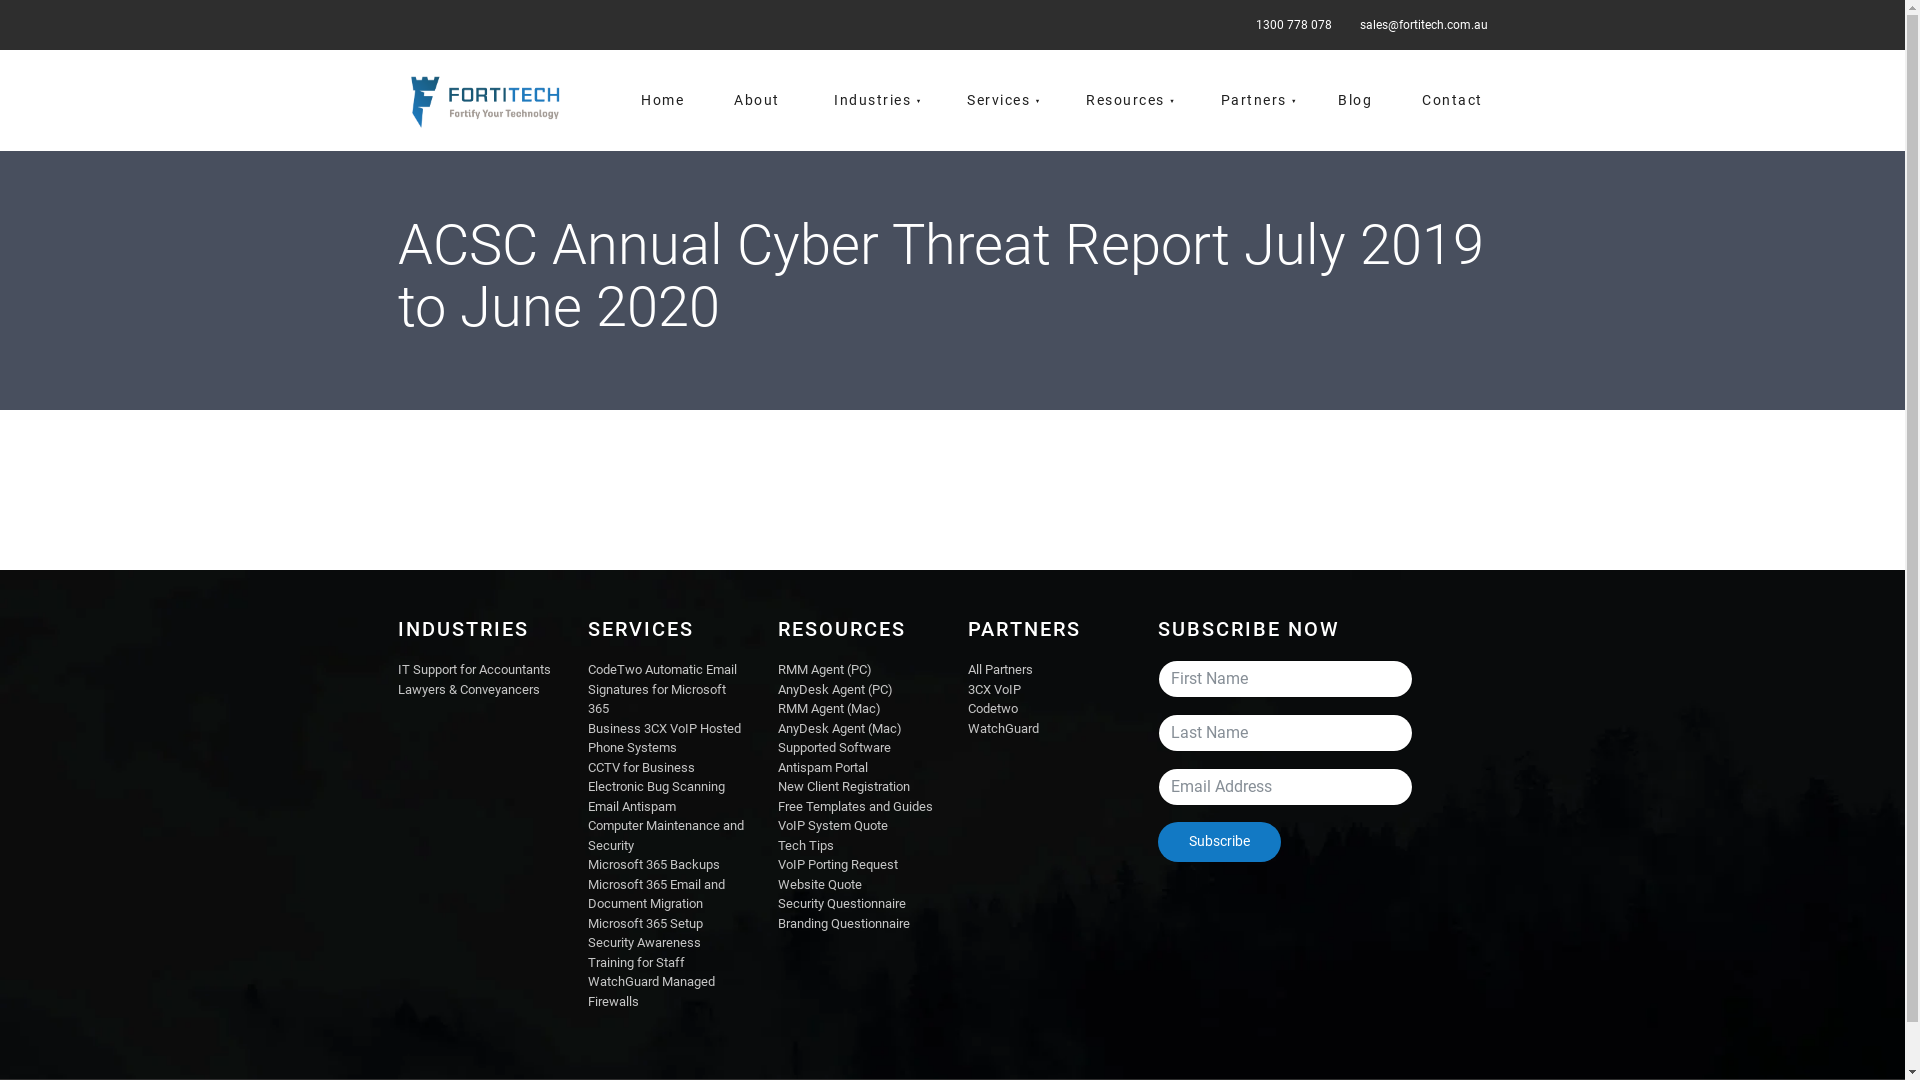 The image size is (1920, 1080). Describe the element at coordinates (587, 923) in the screenshot. I see `'Microsoft 365 Setup'` at that location.